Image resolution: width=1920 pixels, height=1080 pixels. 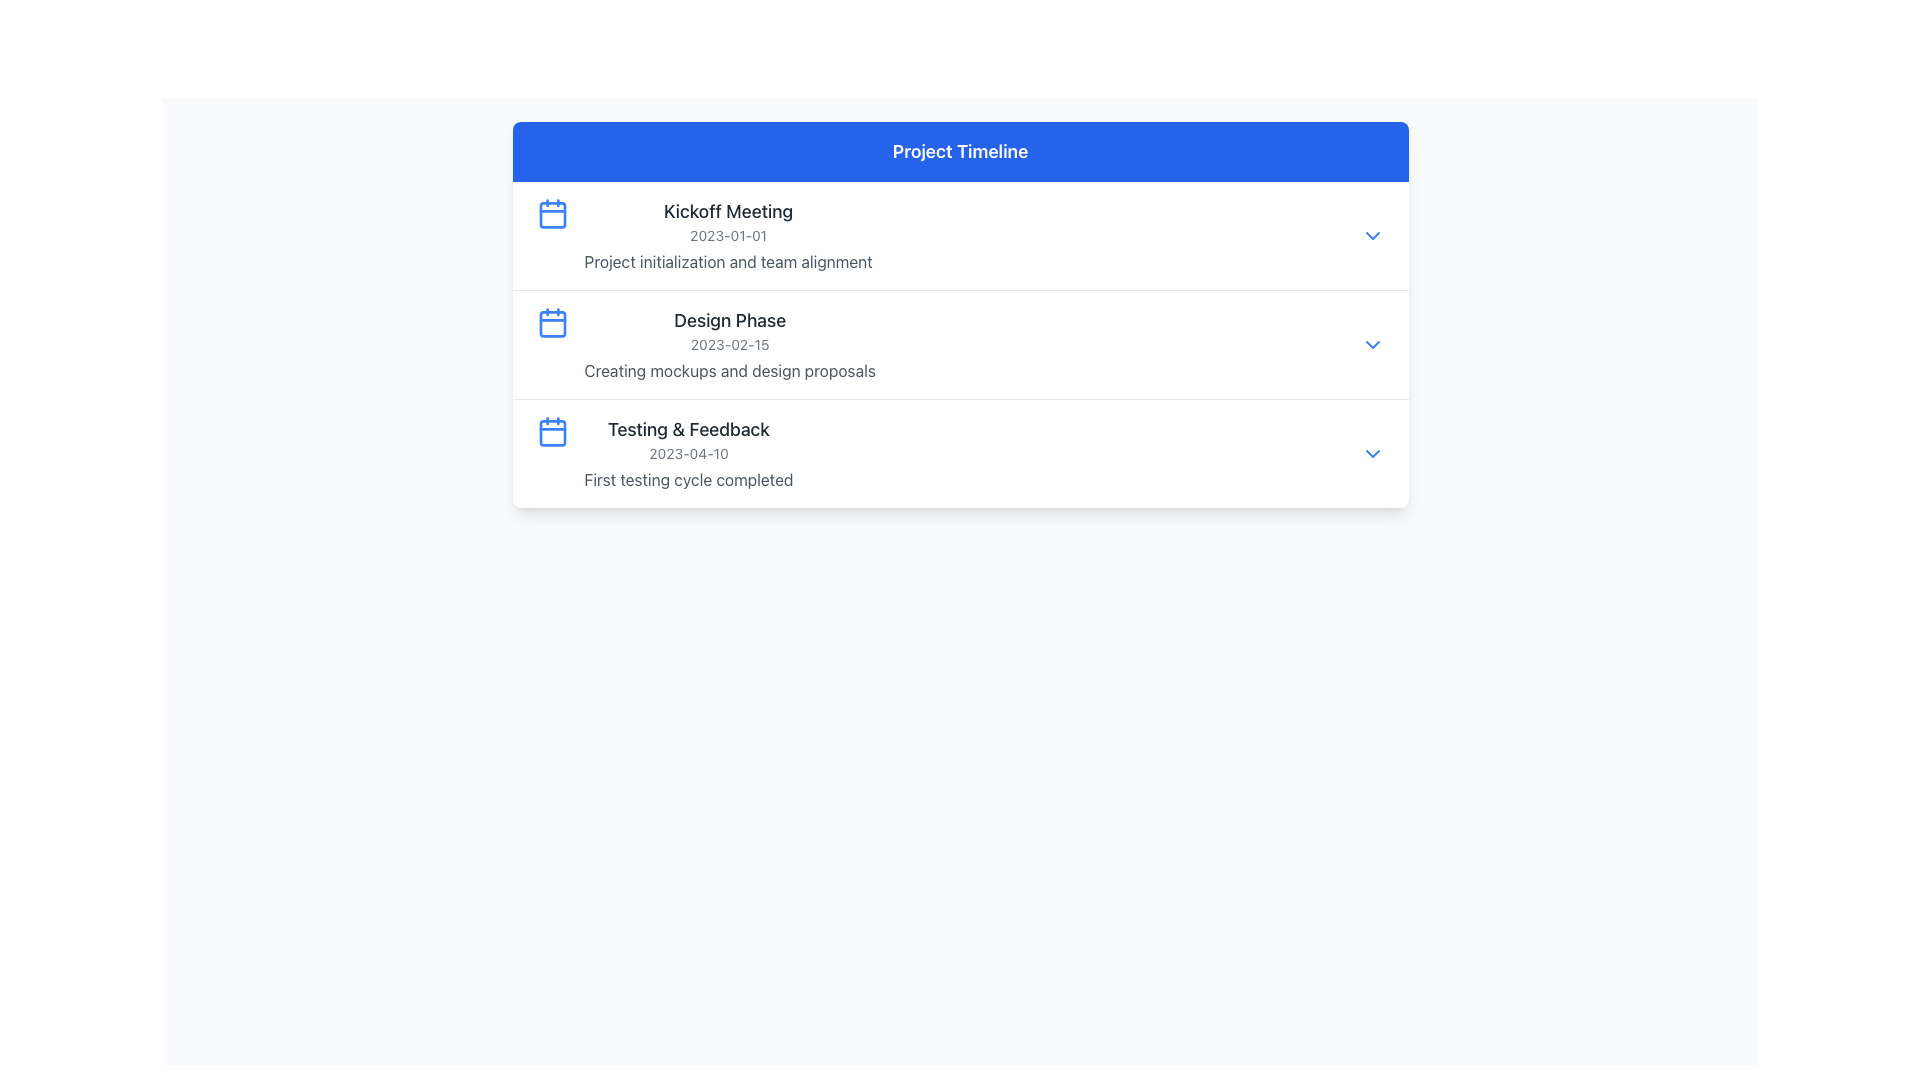 I want to click on the actions associated with the highlighted middle timeline item in the 'Project Timeline' list, so click(x=960, y=343).